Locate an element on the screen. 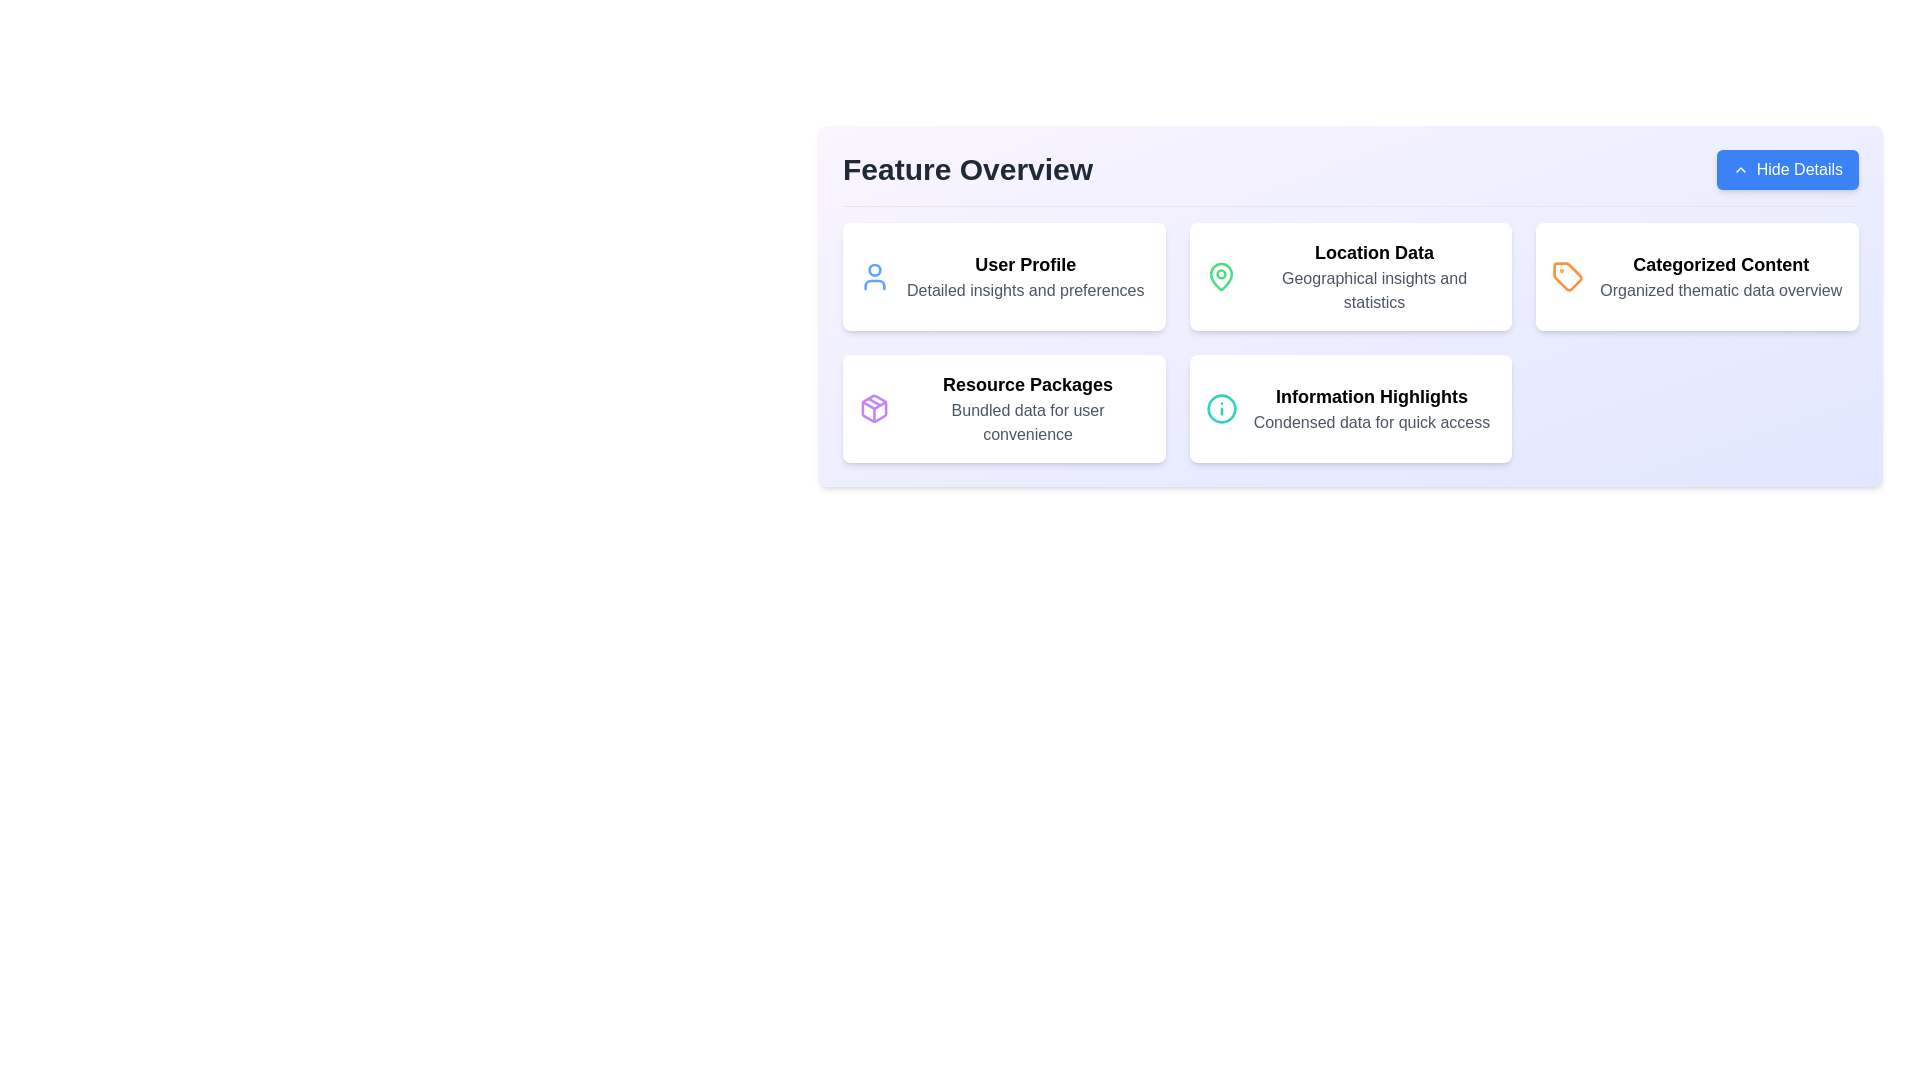 Image resolution: width=1920 pixels, height=1080 pixels. the decorative icon located at the top-left corner of the 'Categorized Content' card in the feature overview grid is located at coordinates (1567, 277).